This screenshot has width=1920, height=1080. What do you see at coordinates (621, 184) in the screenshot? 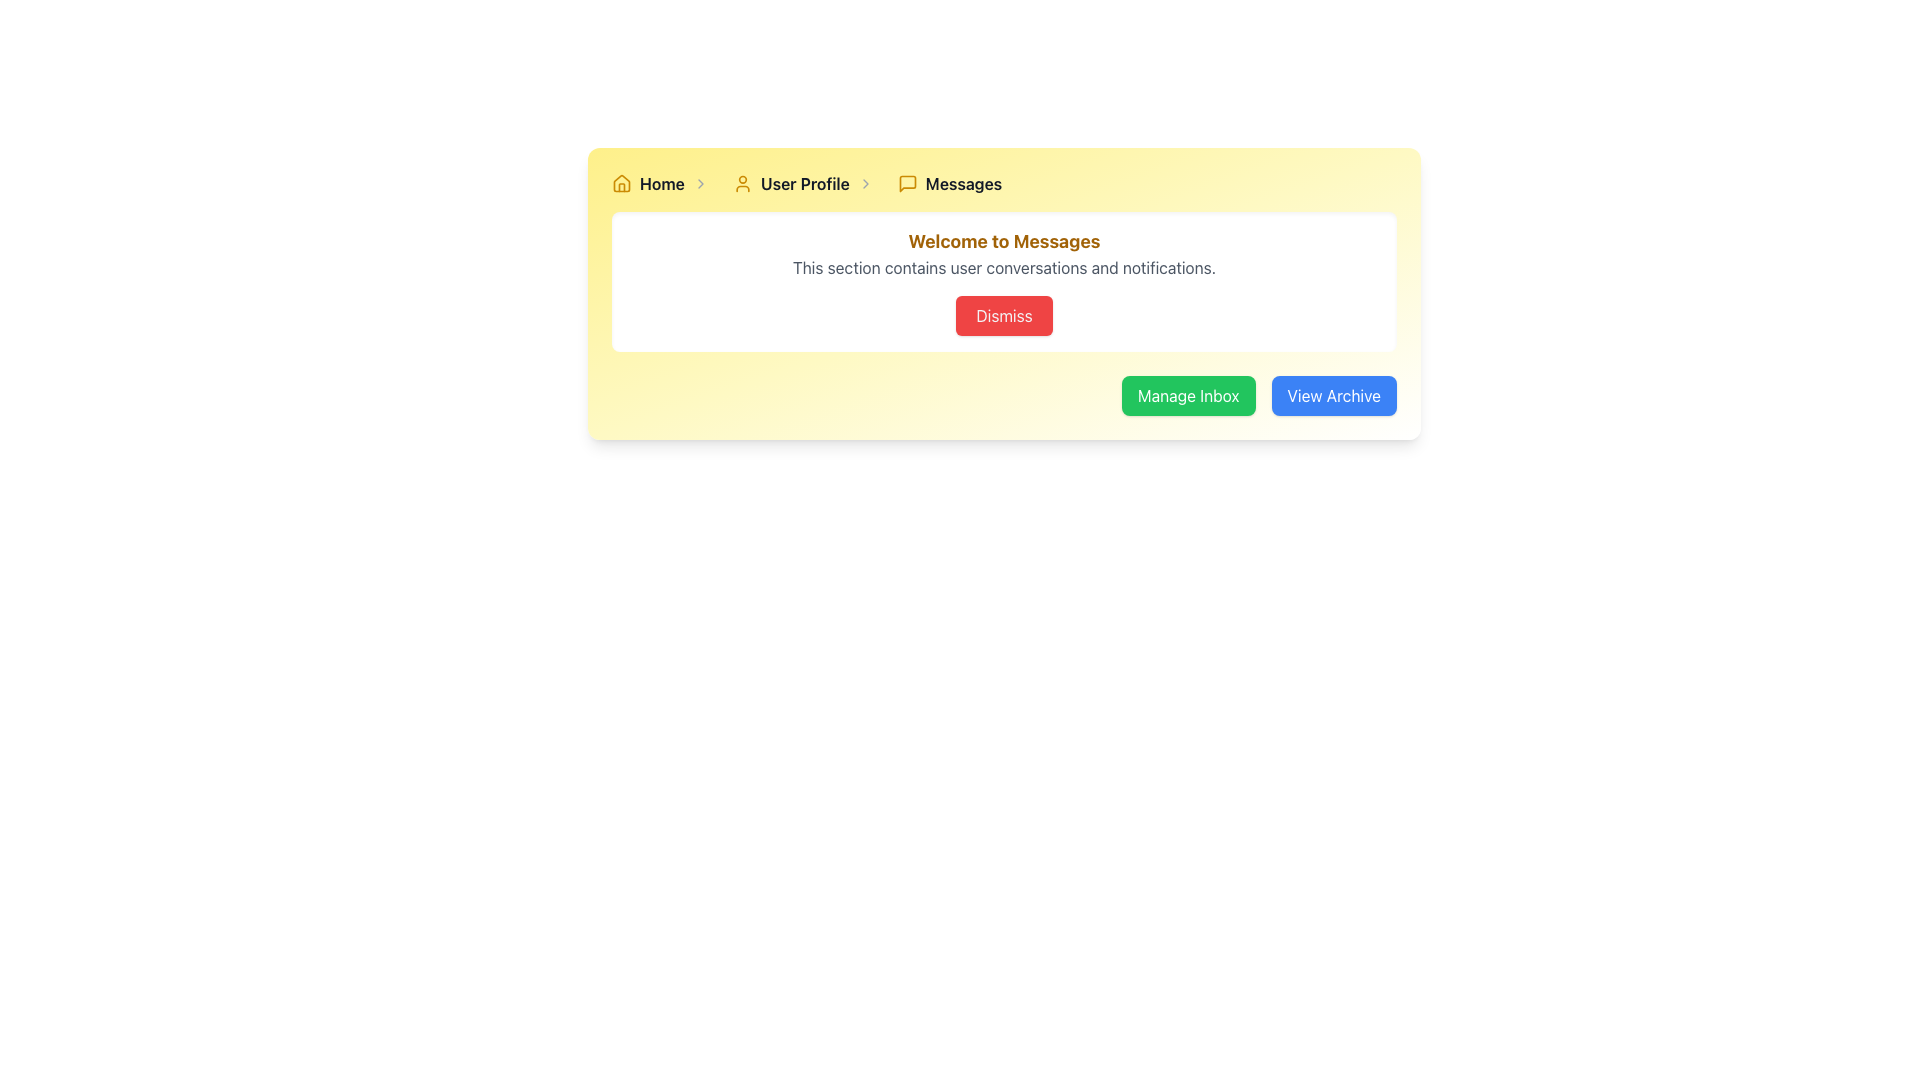
I see `the Home icon` at bounding box center [621, 184].